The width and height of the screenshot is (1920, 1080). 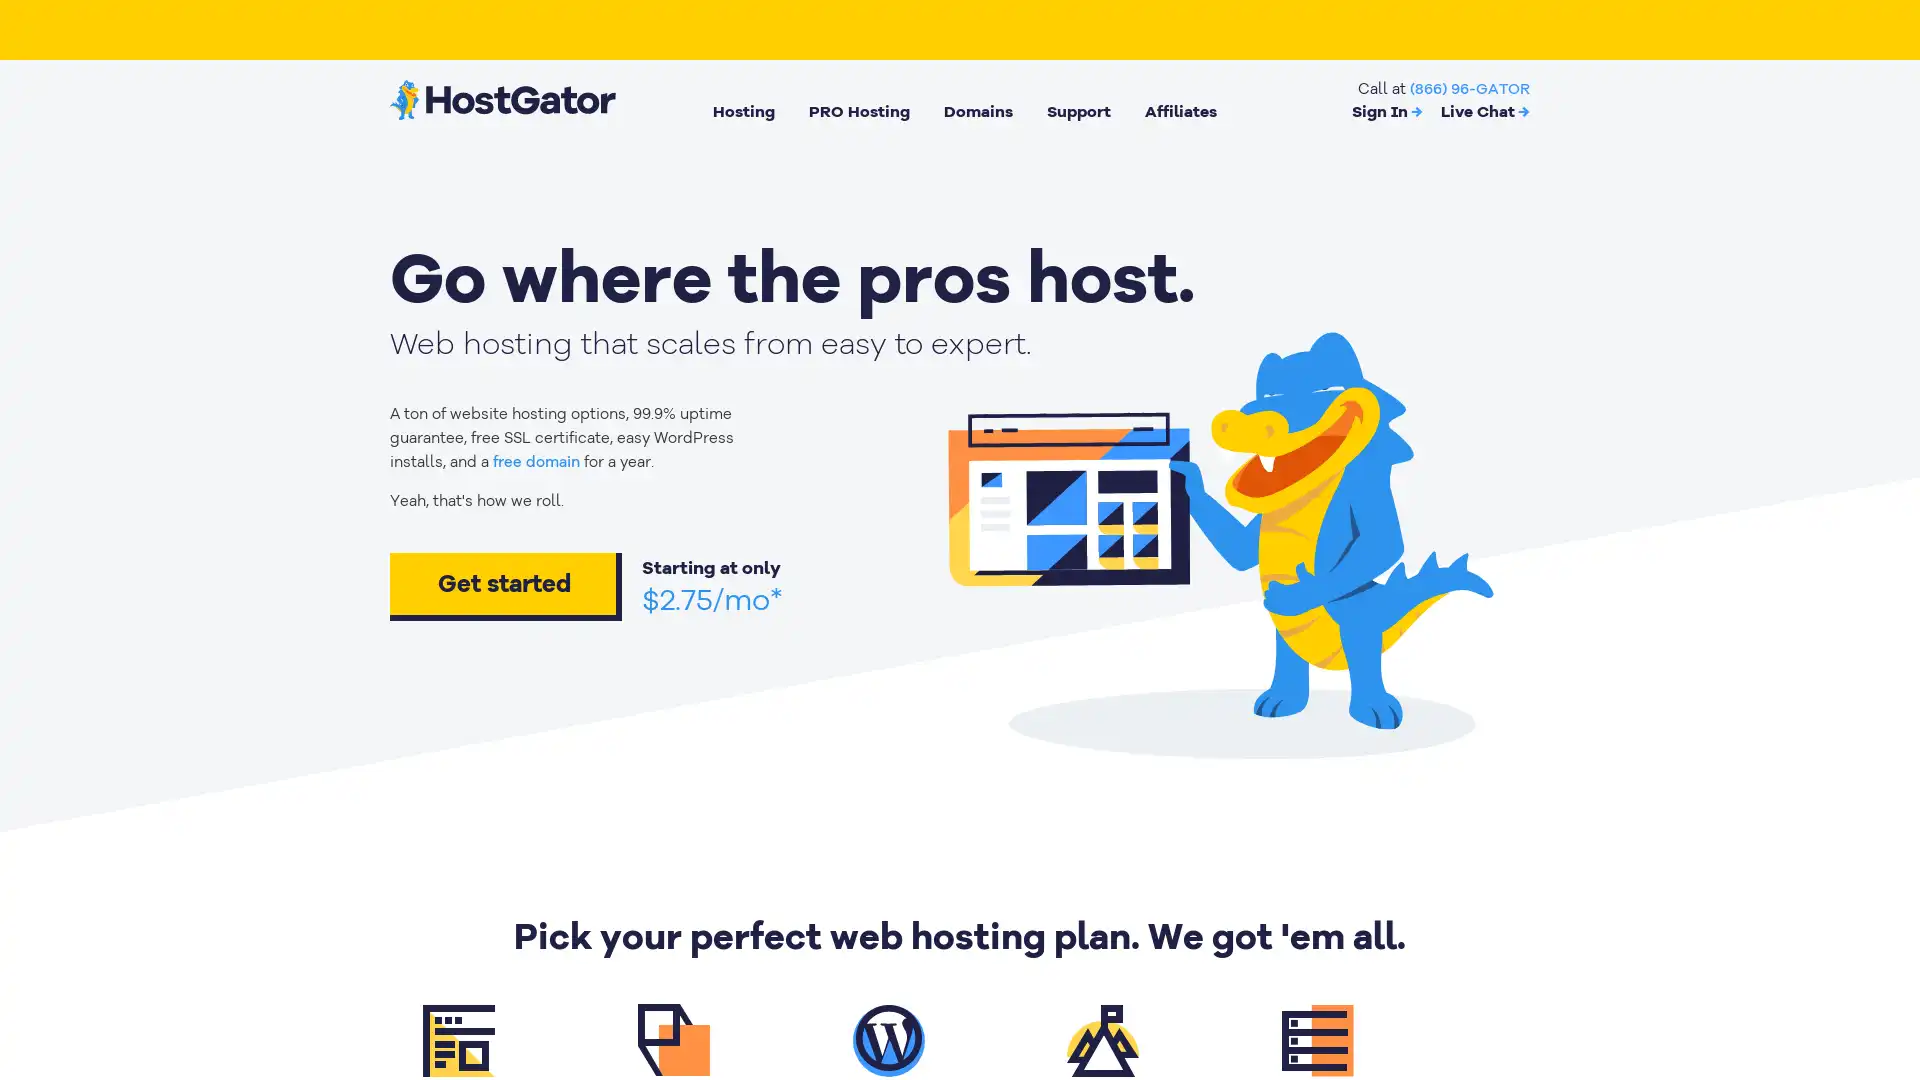 I want to click on Explore your accessibility options, so click(x=1886, y=978).